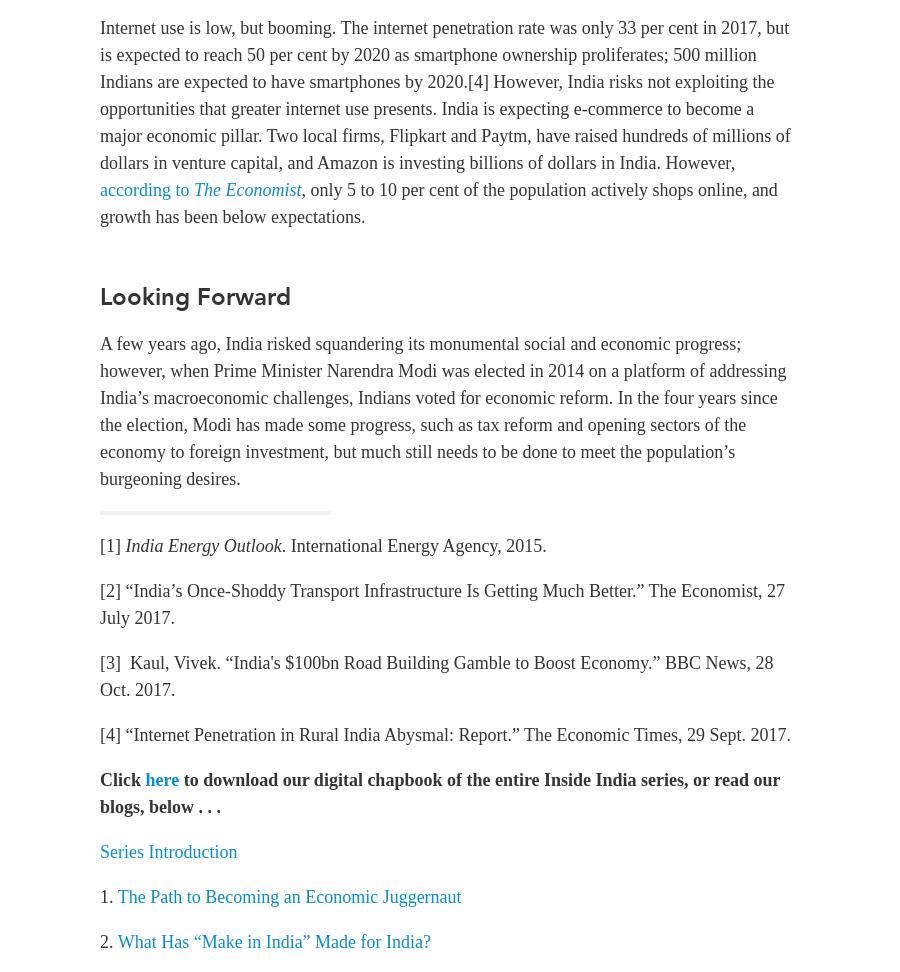 The image size is (900, 972). I want to click on 'according to', so click(146, 189).